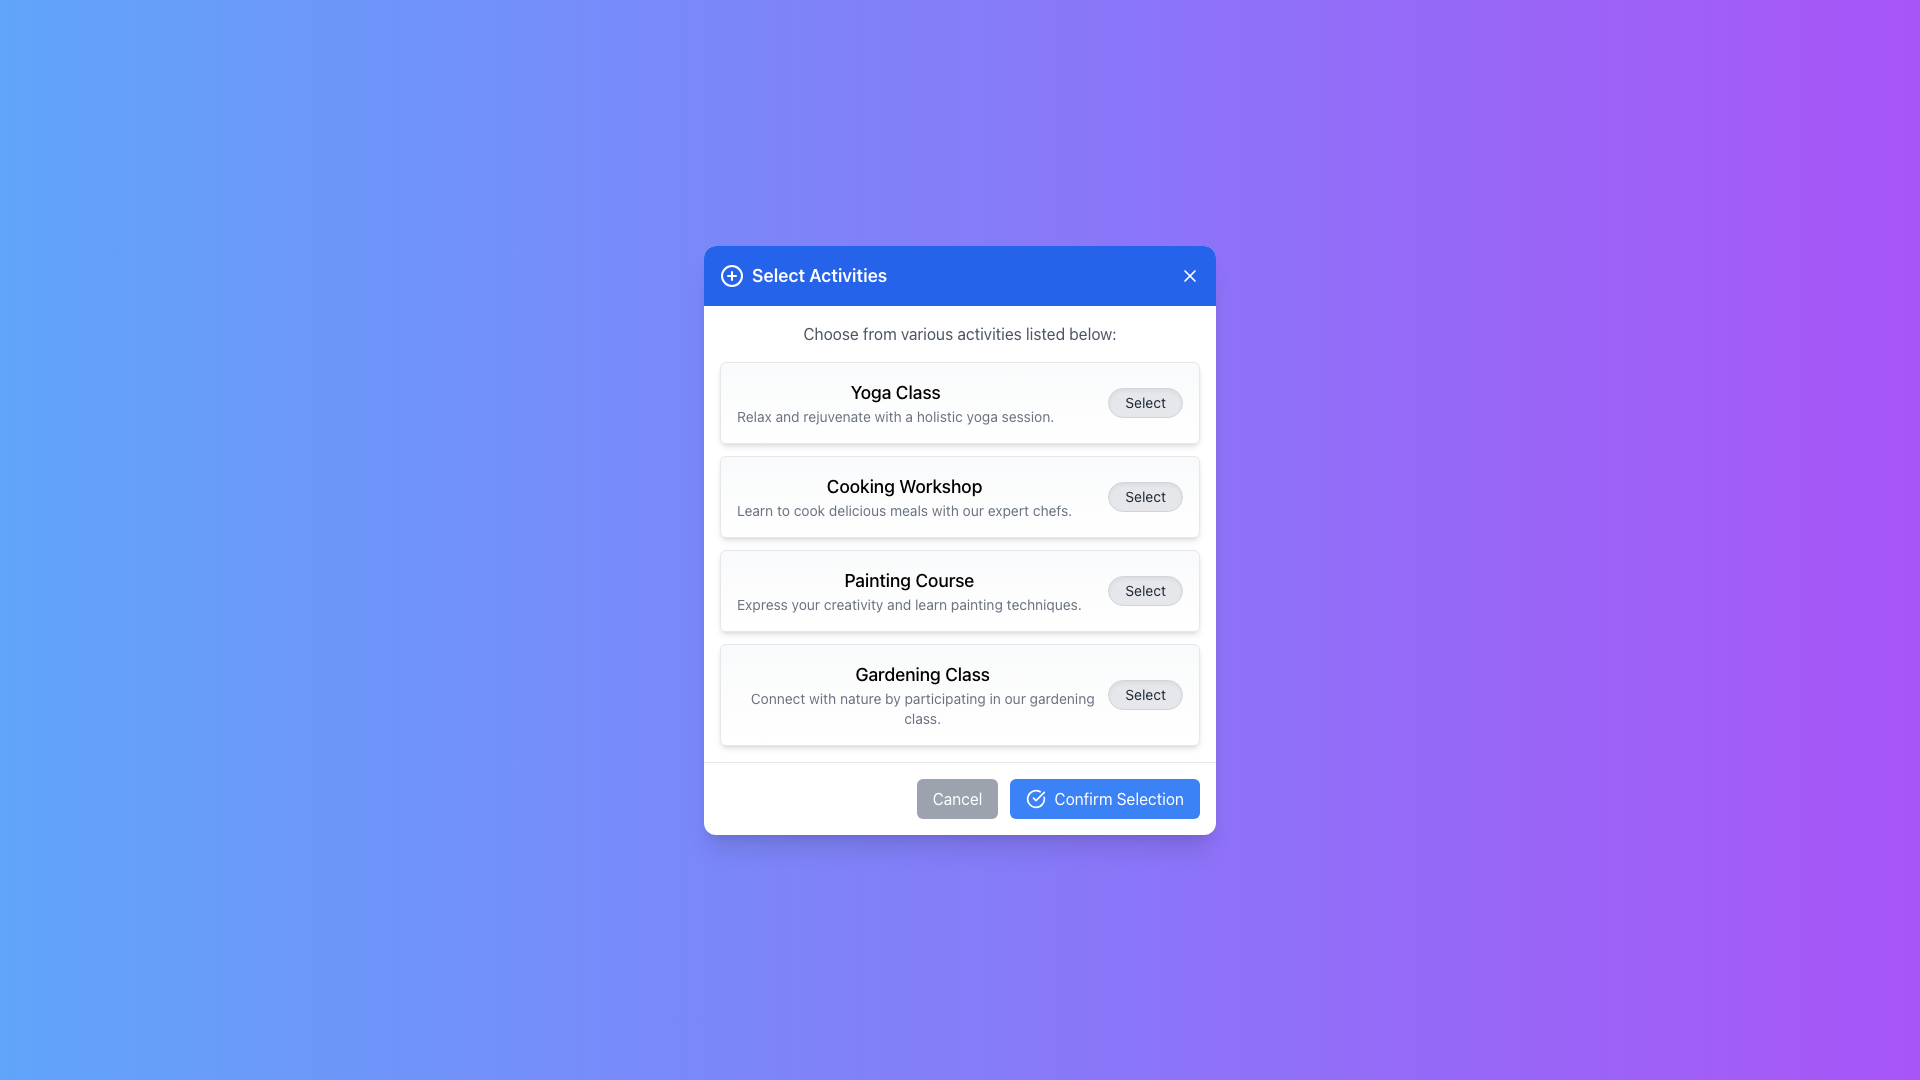 This screenshot has width=1920, height=1080. I want to click on the static text label that provides descriptive information about the 'Gardening Class' activity, located beneath the title 'Gardening Class' and above the selection button in the card-like block, so click(921, 707).